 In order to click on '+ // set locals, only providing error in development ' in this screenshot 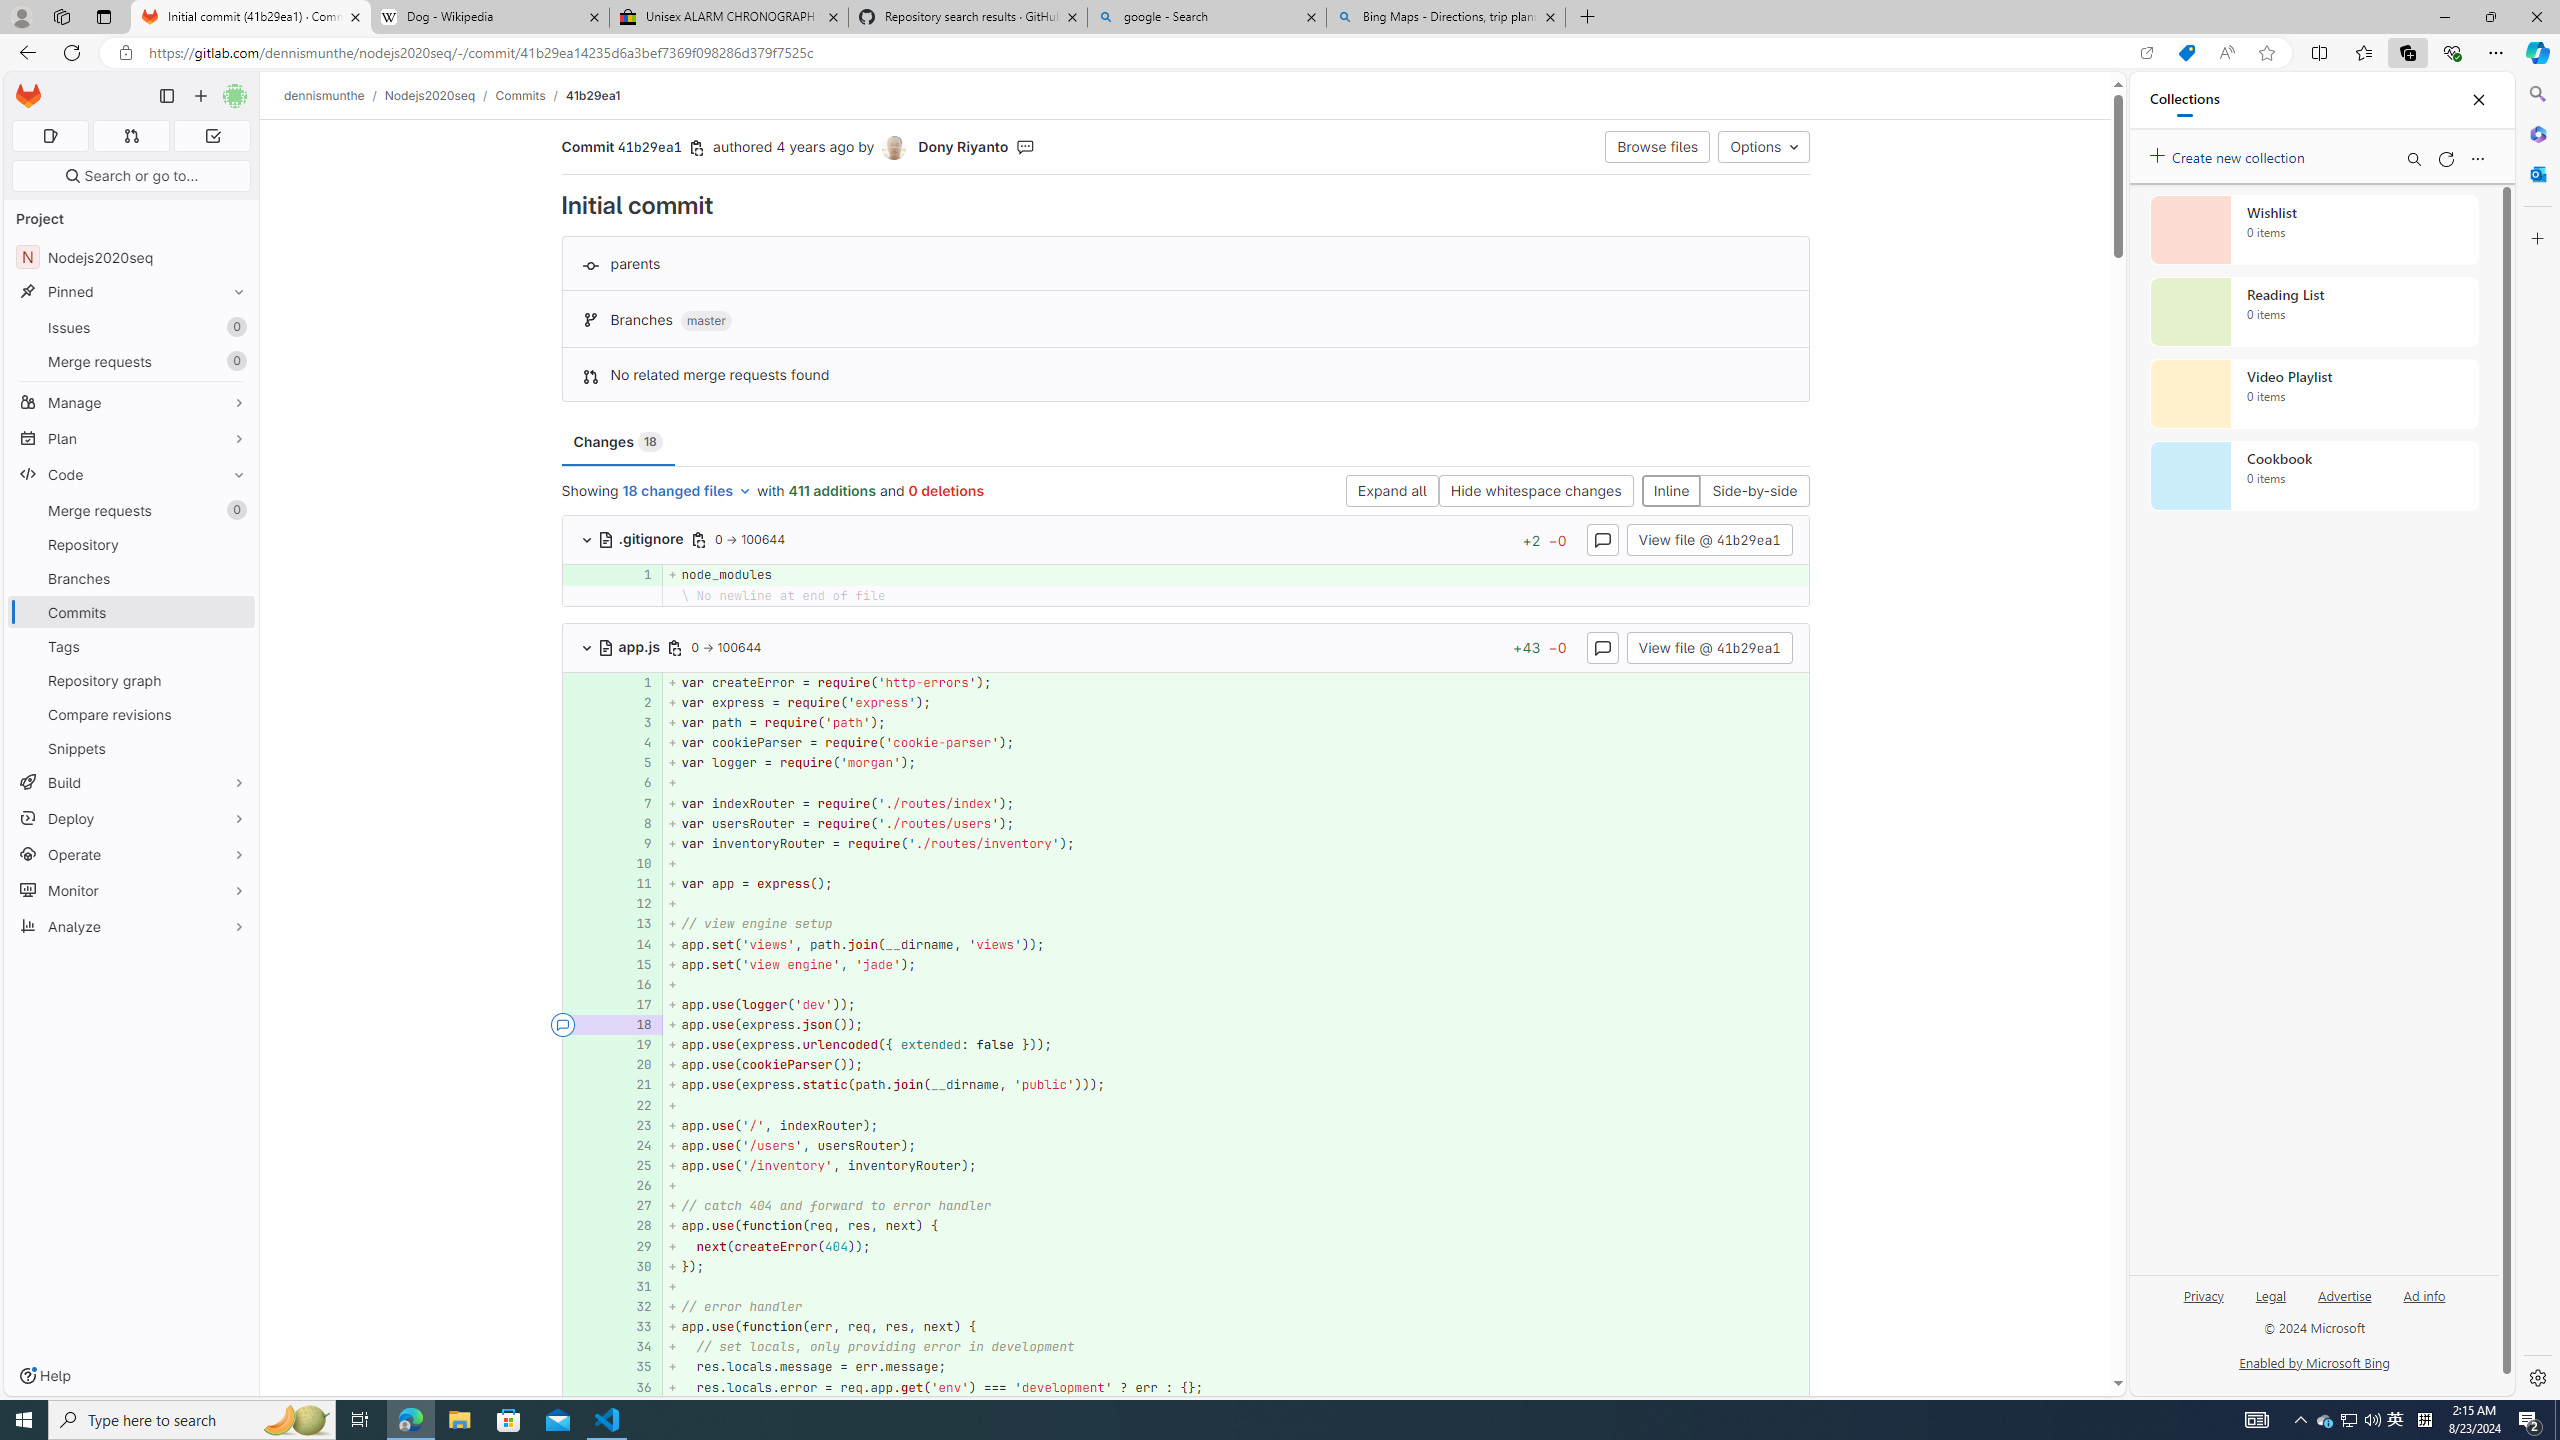, I will do `click(1235, 1347)`.